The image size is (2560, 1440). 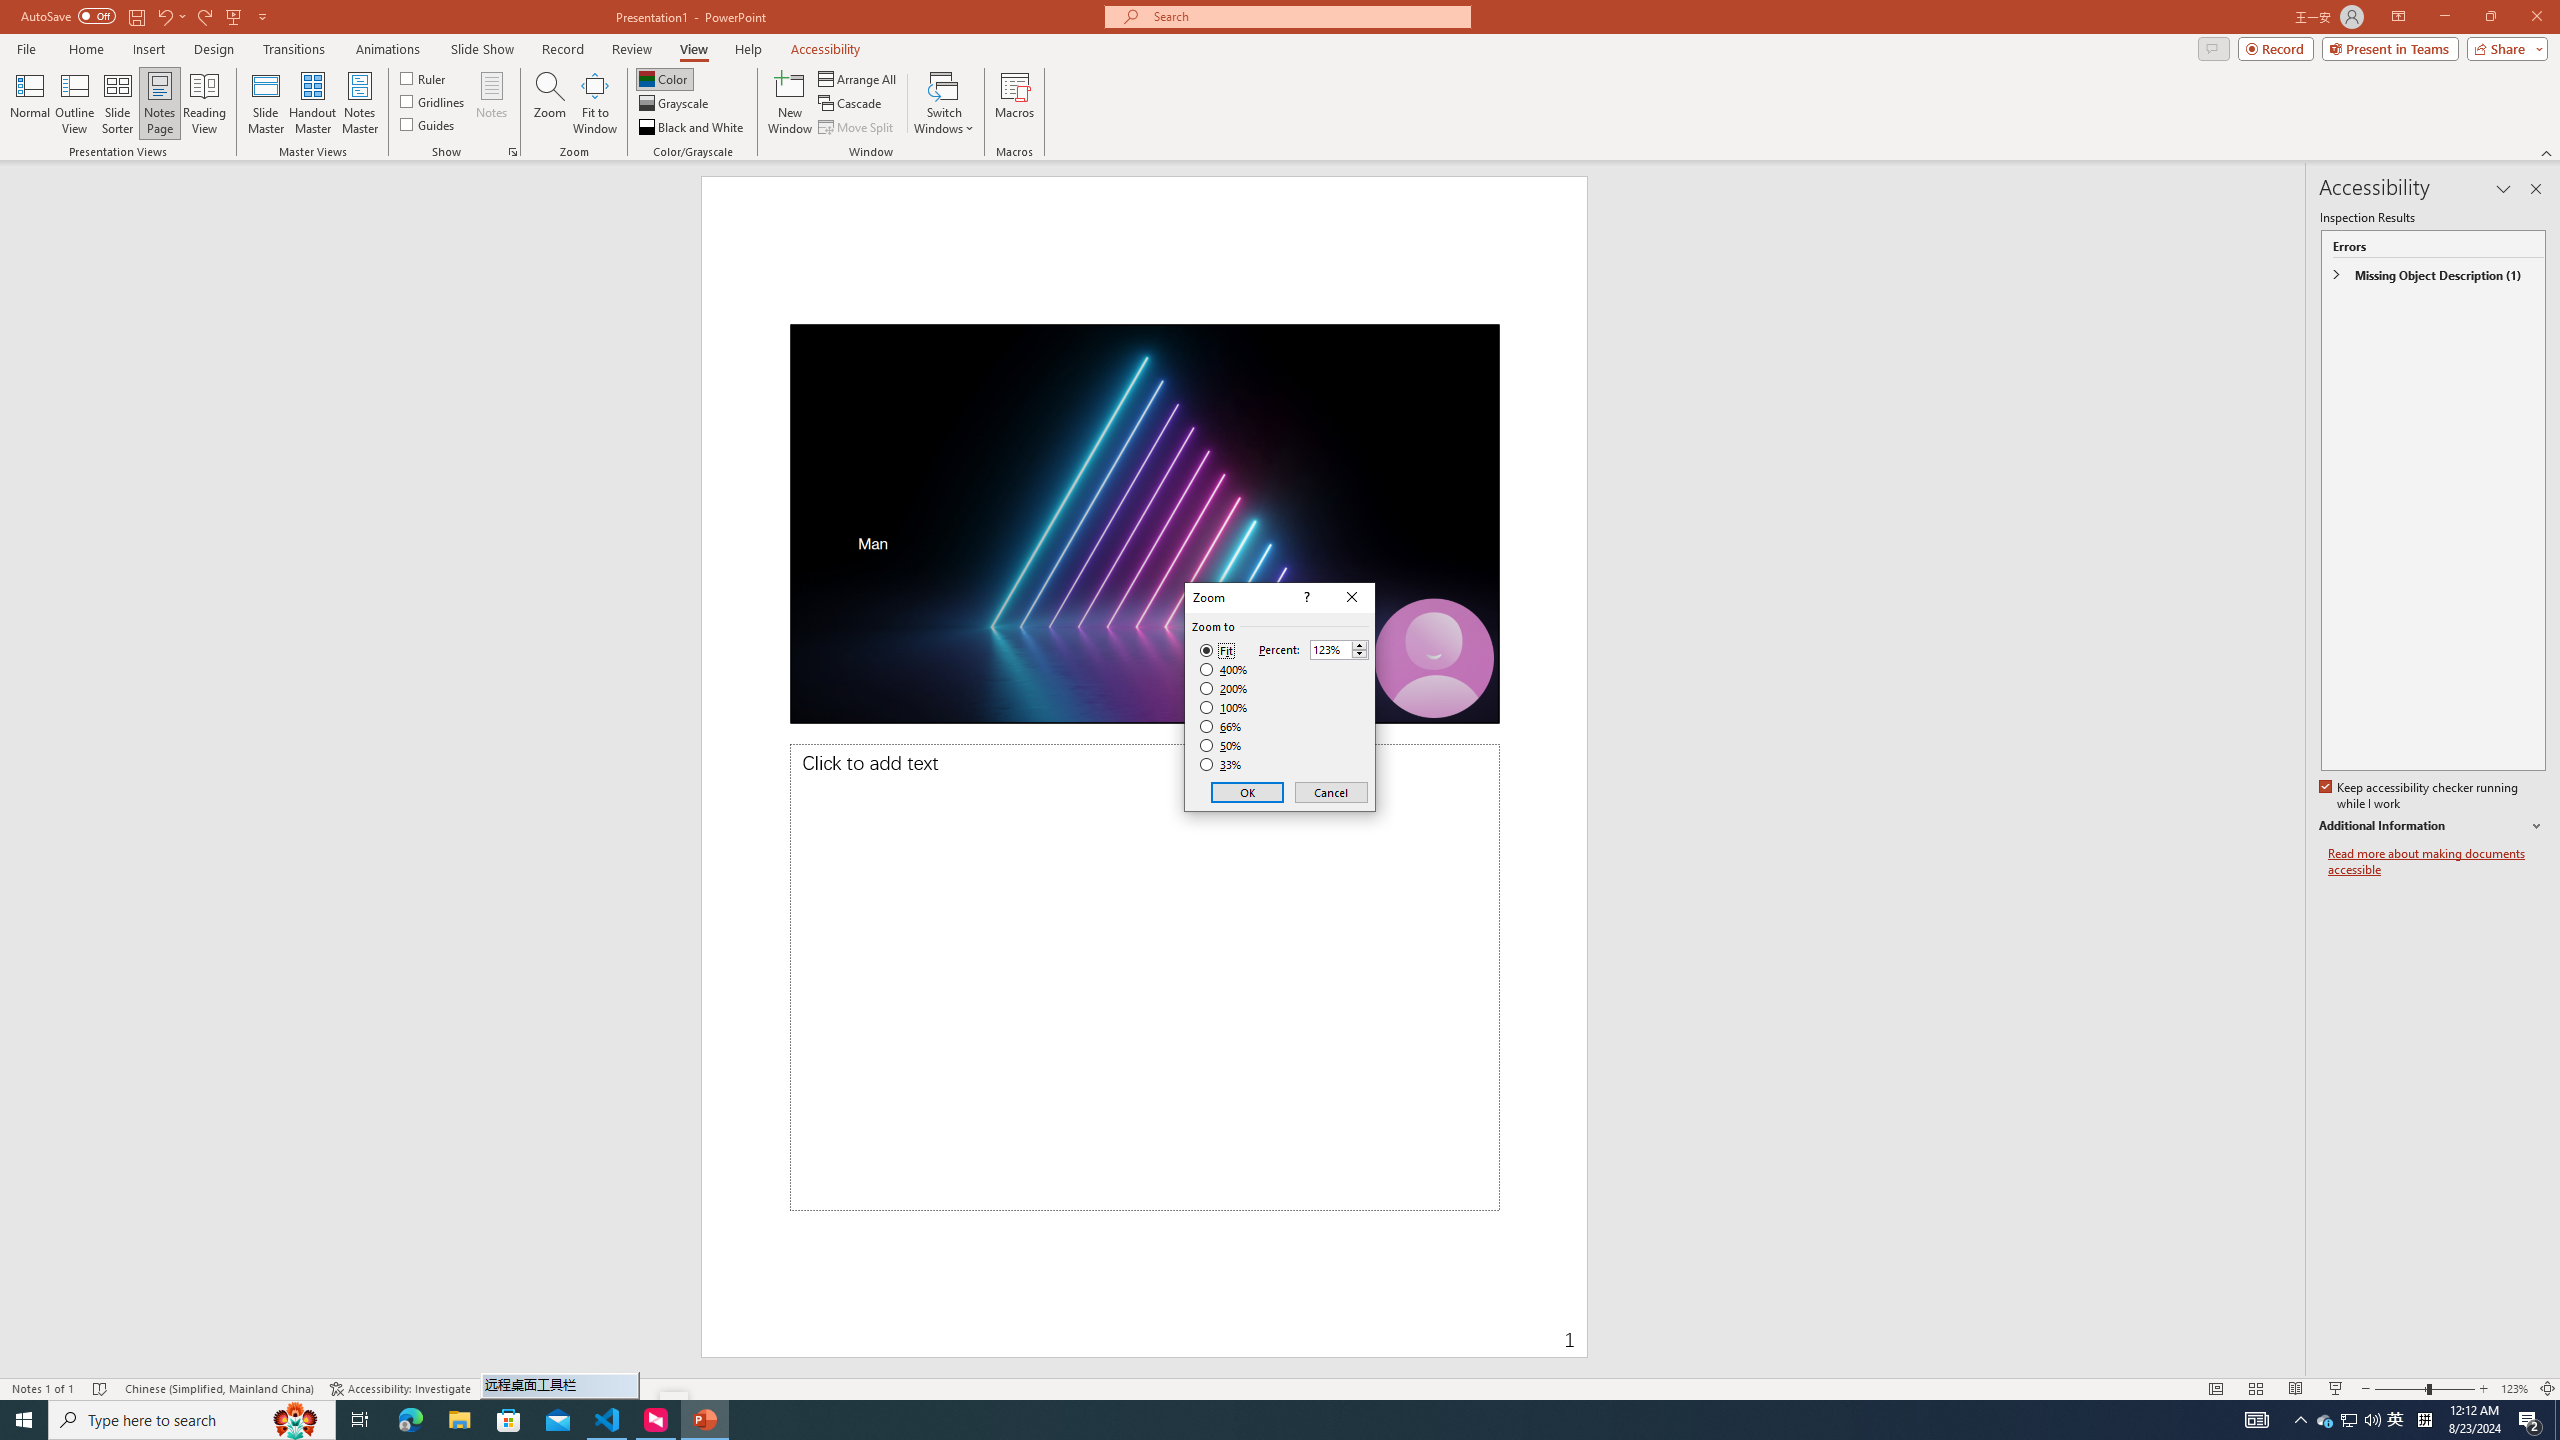 What do you see at coordinates (851, 103) in the screenshot?
I see `'Cascade'` at bounding box center [851, 103].